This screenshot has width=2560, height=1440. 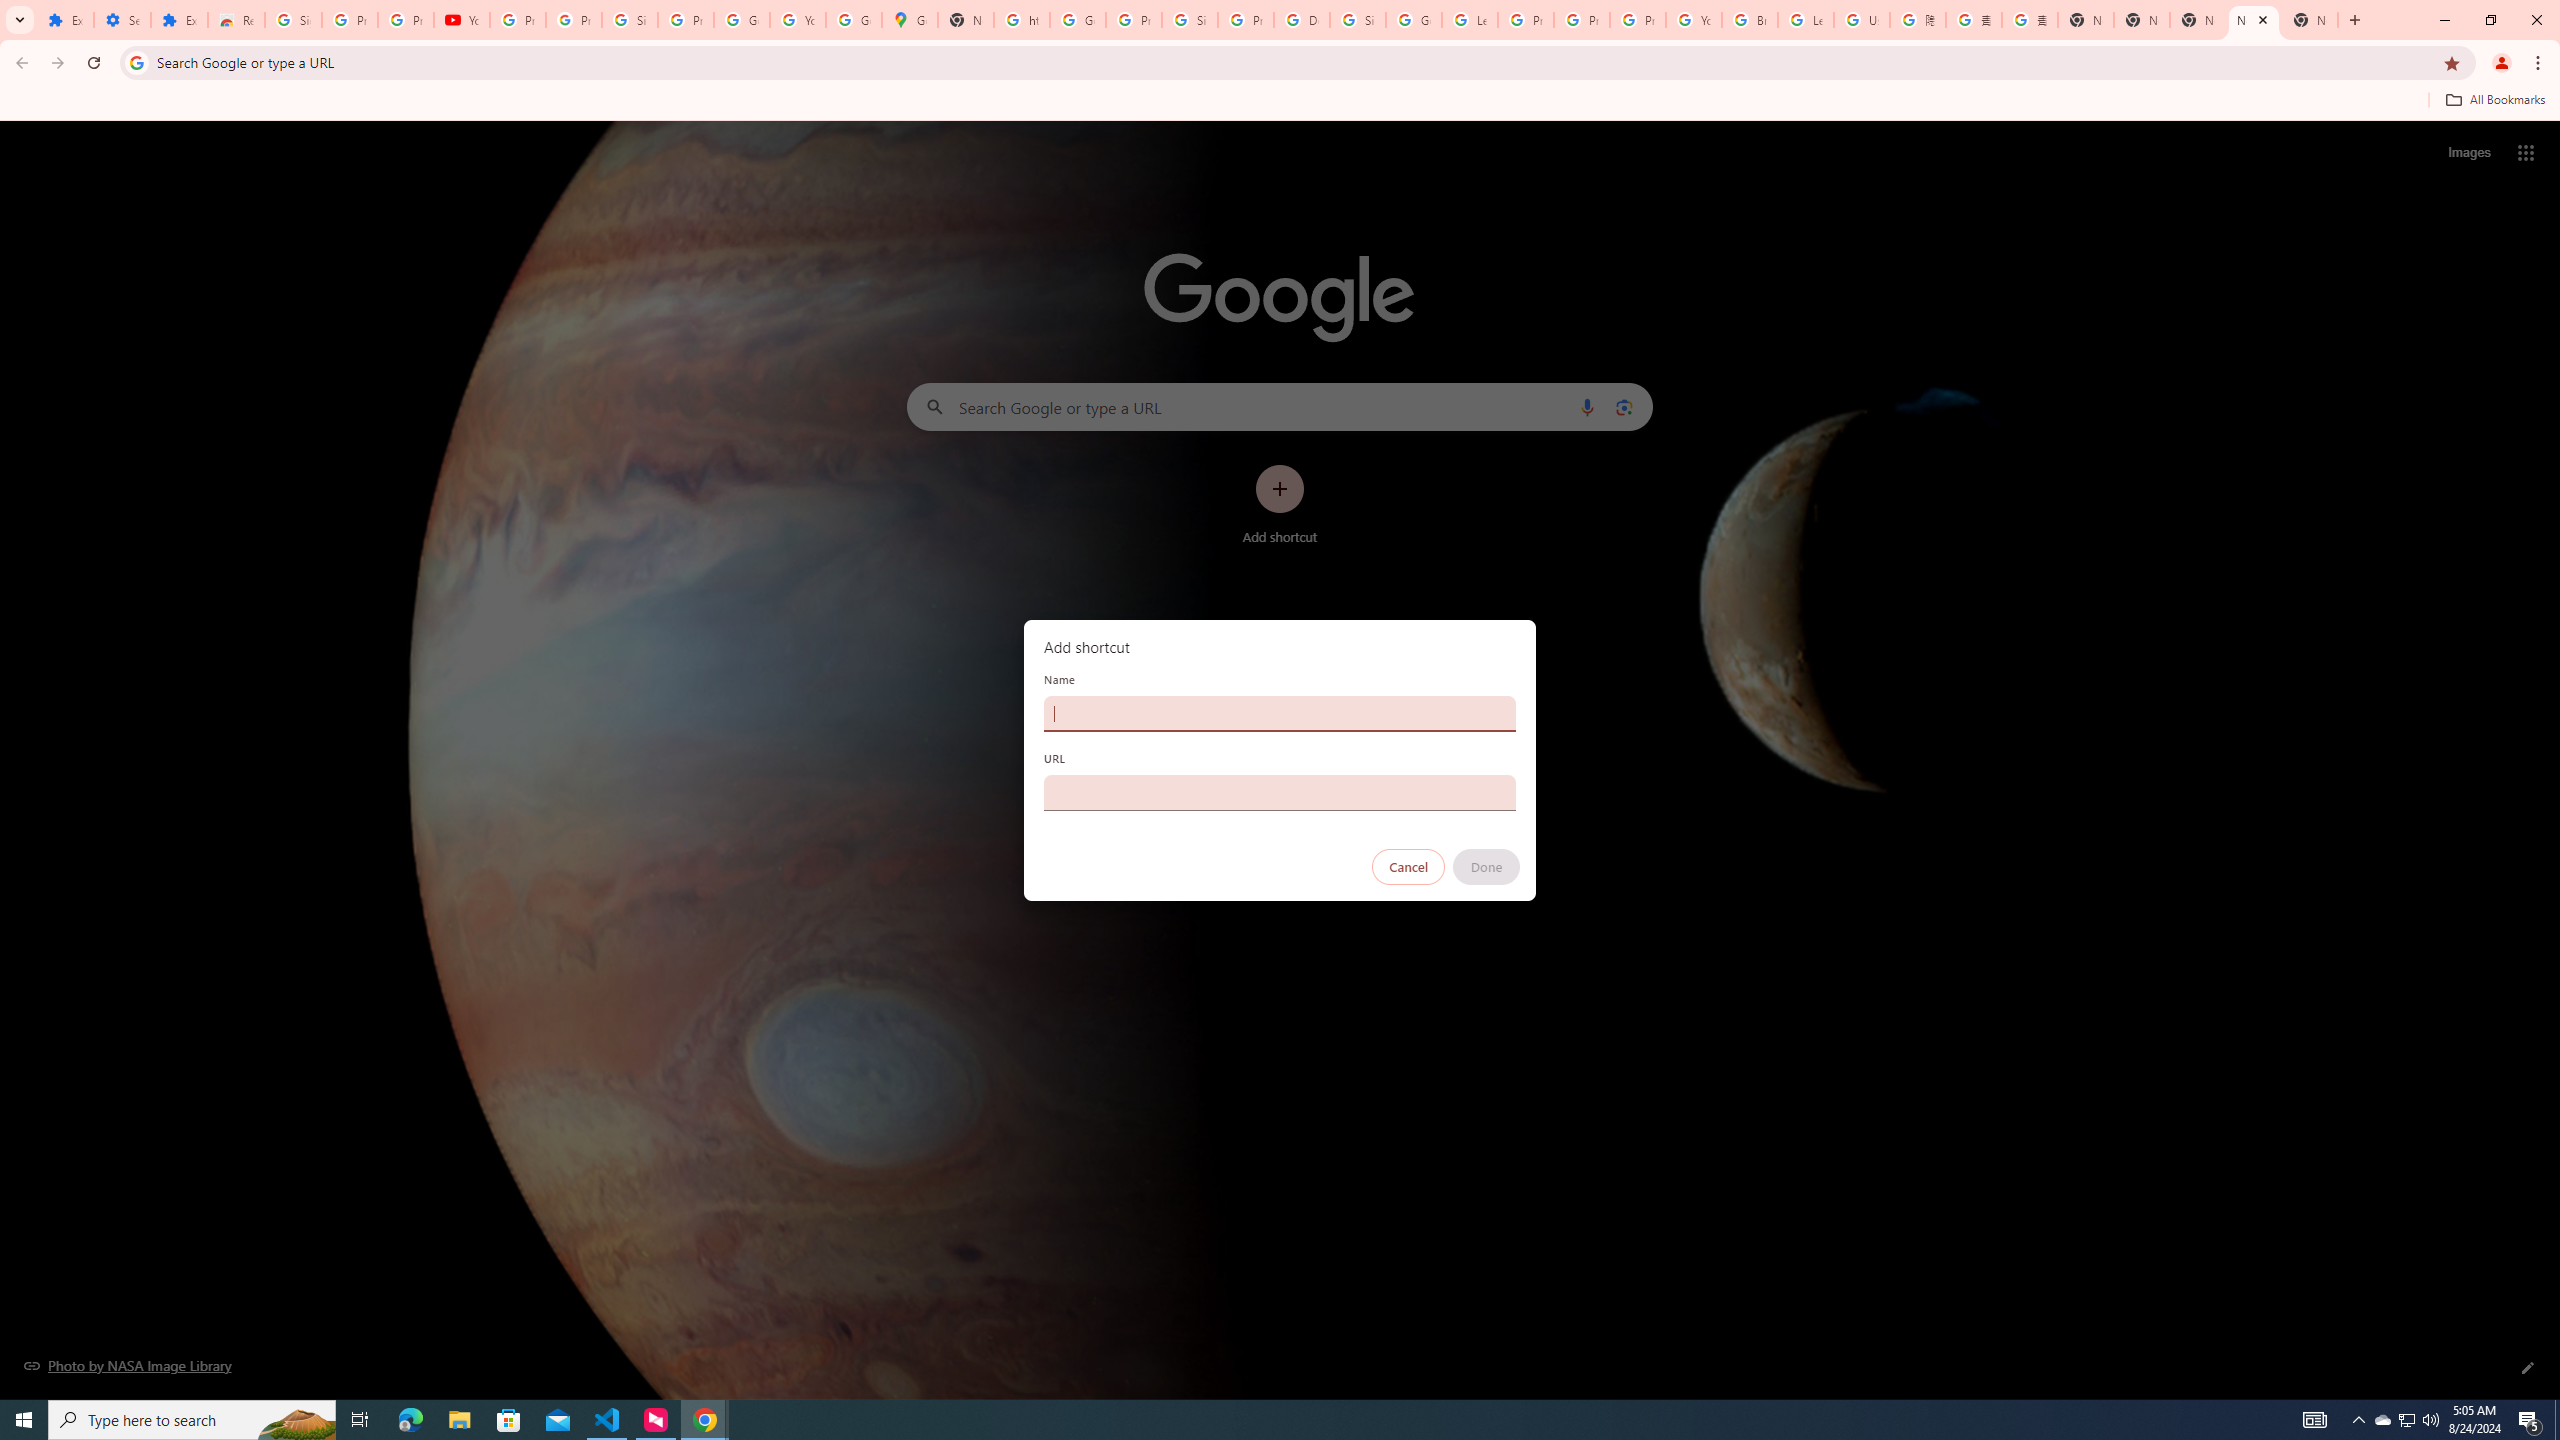 I want to click on 'Privacy Help Center - Policies Help', so click(x=1526, y=19).